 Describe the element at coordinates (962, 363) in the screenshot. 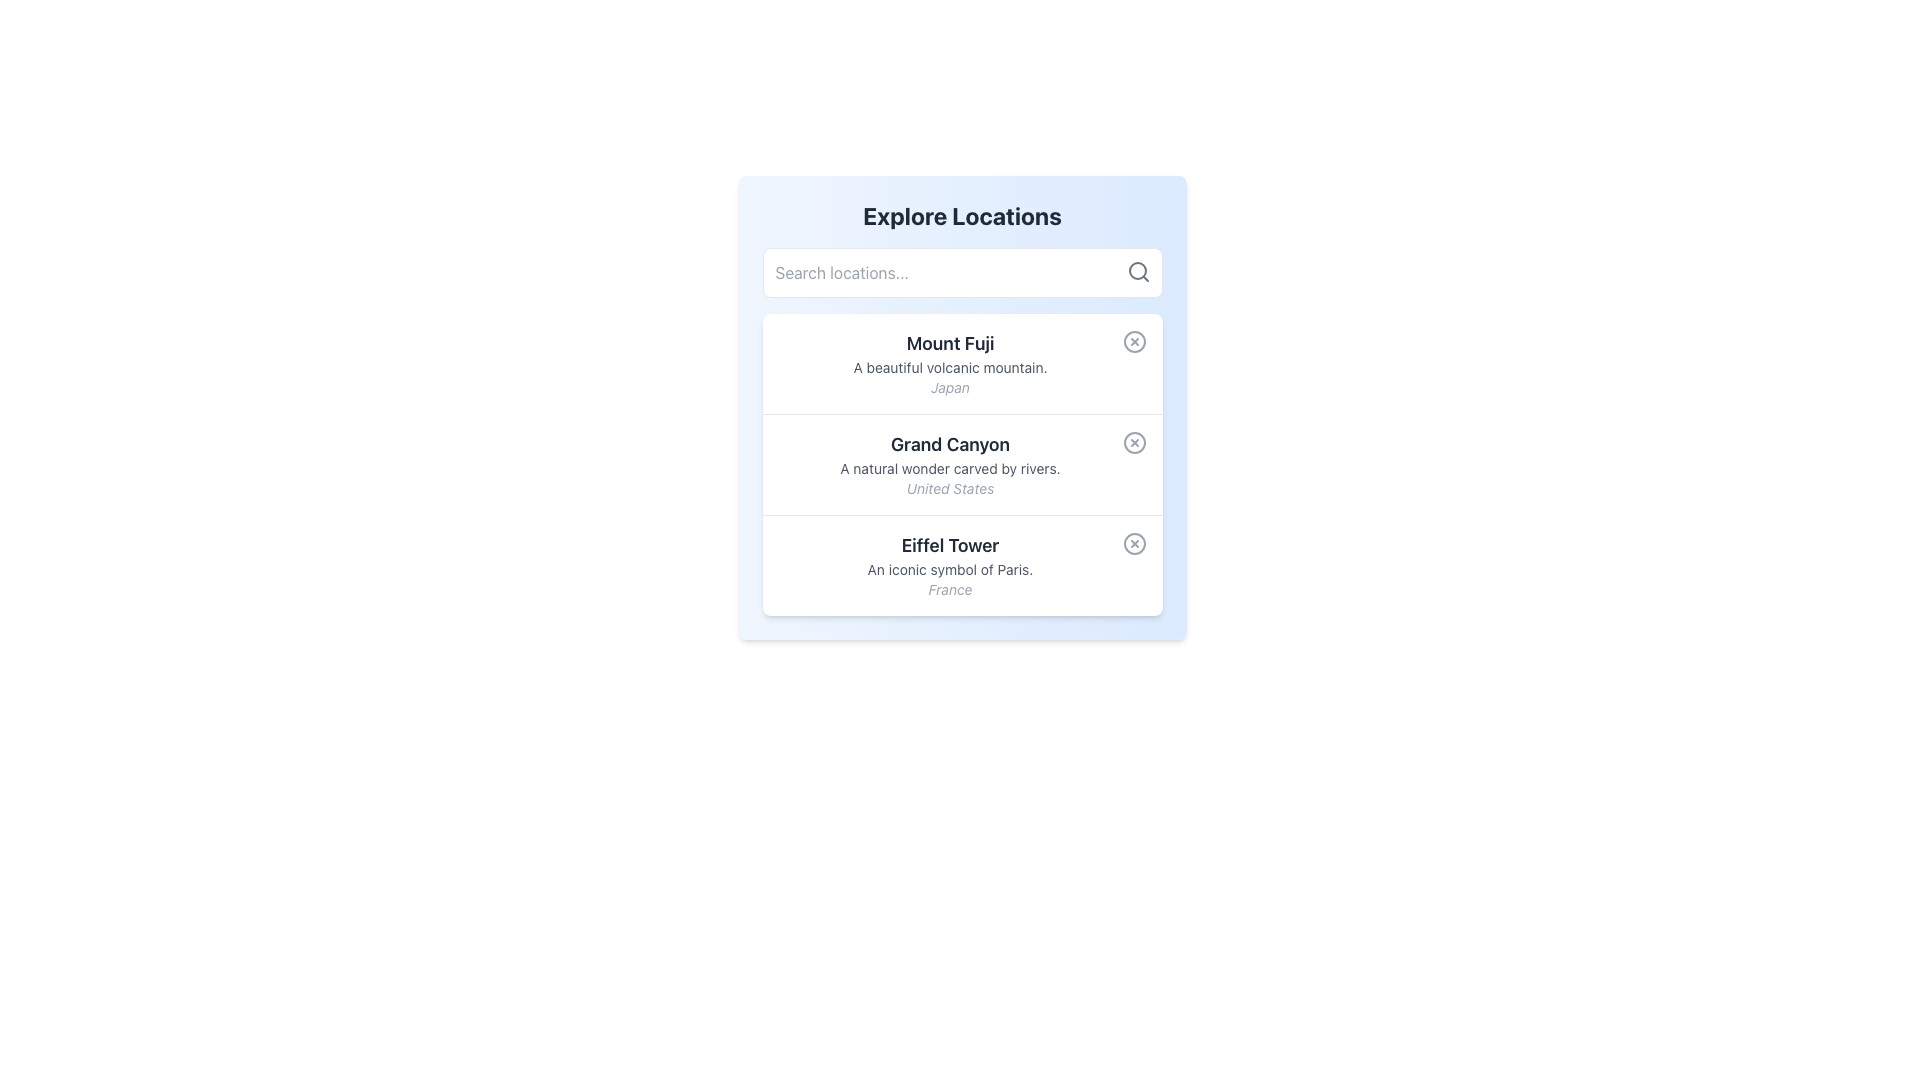

I see `the first list item block under the header 'Explore Locations'` at that location.